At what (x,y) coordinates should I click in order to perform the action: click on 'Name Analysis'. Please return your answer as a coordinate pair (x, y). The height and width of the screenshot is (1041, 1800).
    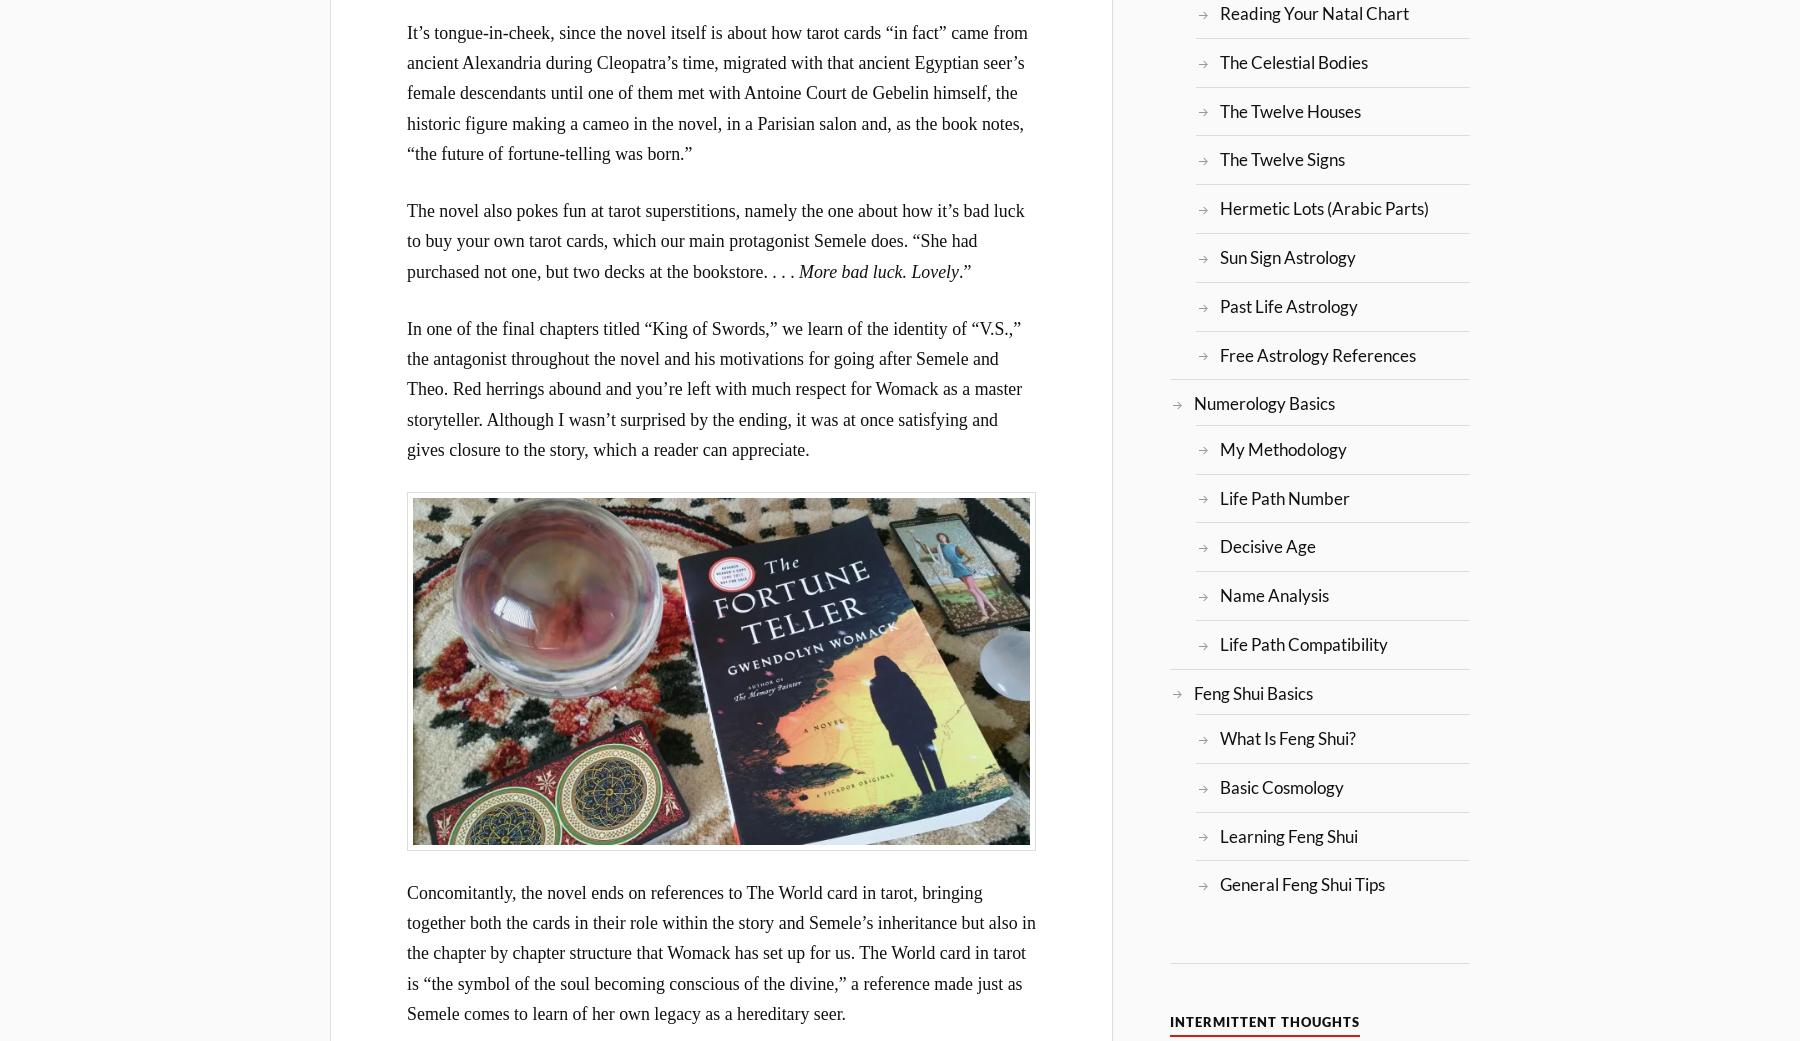
    Looking at the image, I should click on (1273, 595).